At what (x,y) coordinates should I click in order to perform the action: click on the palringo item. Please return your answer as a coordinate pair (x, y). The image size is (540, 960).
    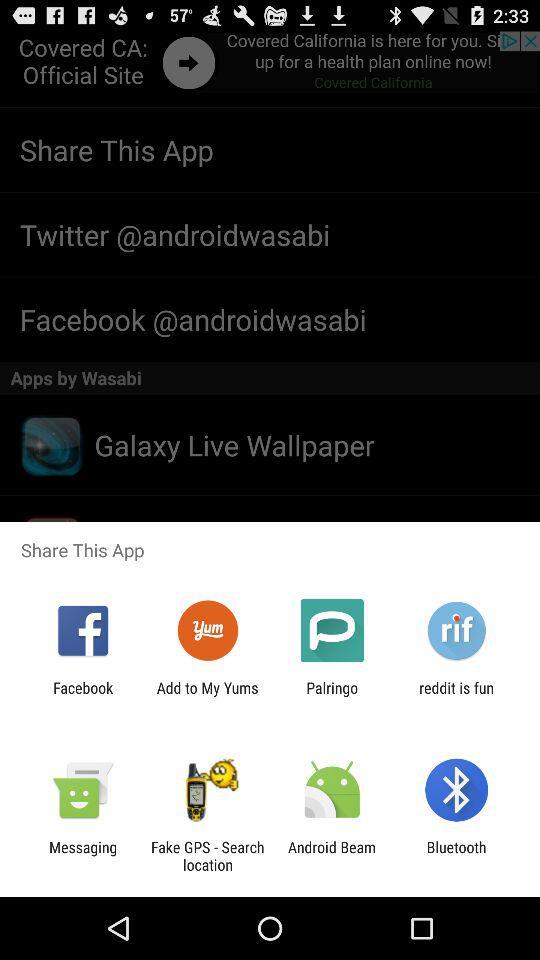
    Looking at the image, I should click on (332, 696).